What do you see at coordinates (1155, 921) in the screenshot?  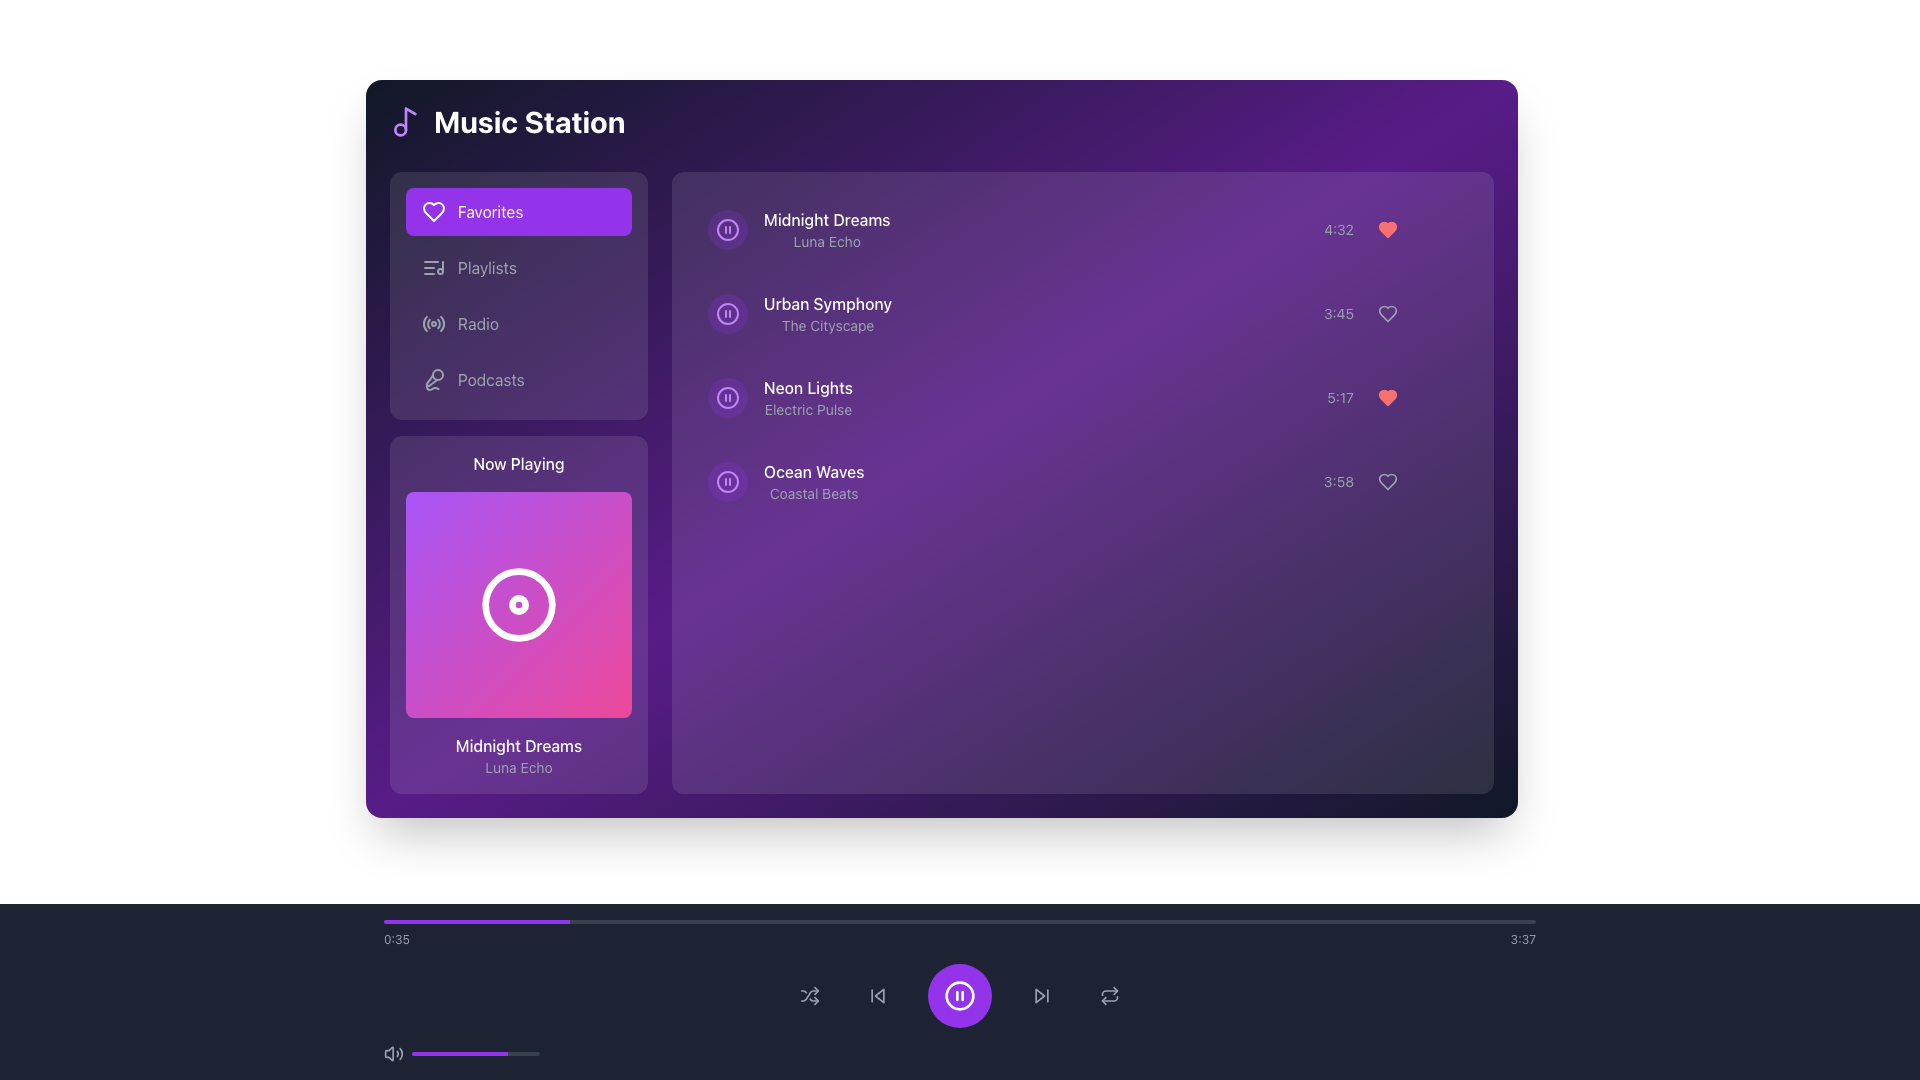 I see `playback progress` at bounding box center [1155, 921].